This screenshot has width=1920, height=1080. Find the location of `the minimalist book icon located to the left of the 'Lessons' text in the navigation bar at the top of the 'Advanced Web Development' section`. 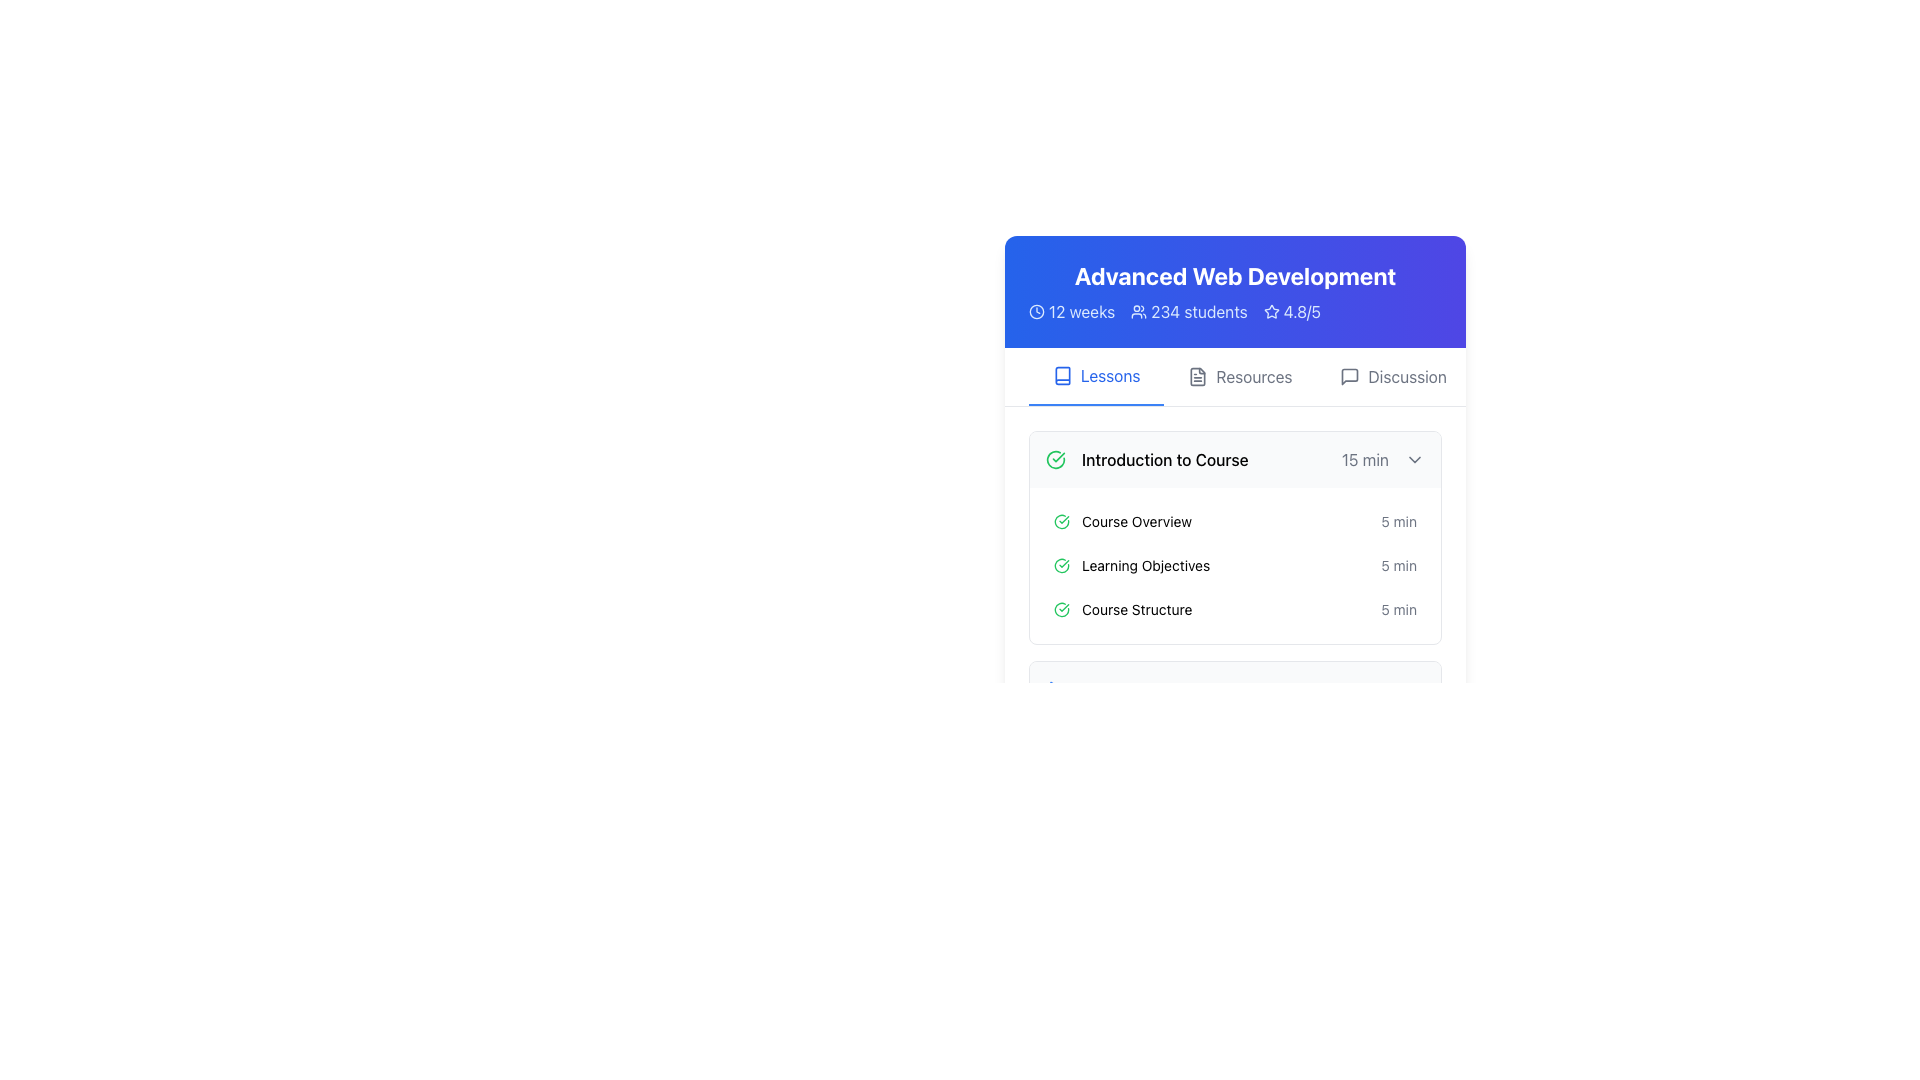

the minimalist book icon located to the left of the 'Lessons' text in the navigation bar at the top of the 'Advanced Web Development' section is located at coordinates (1061, 375).